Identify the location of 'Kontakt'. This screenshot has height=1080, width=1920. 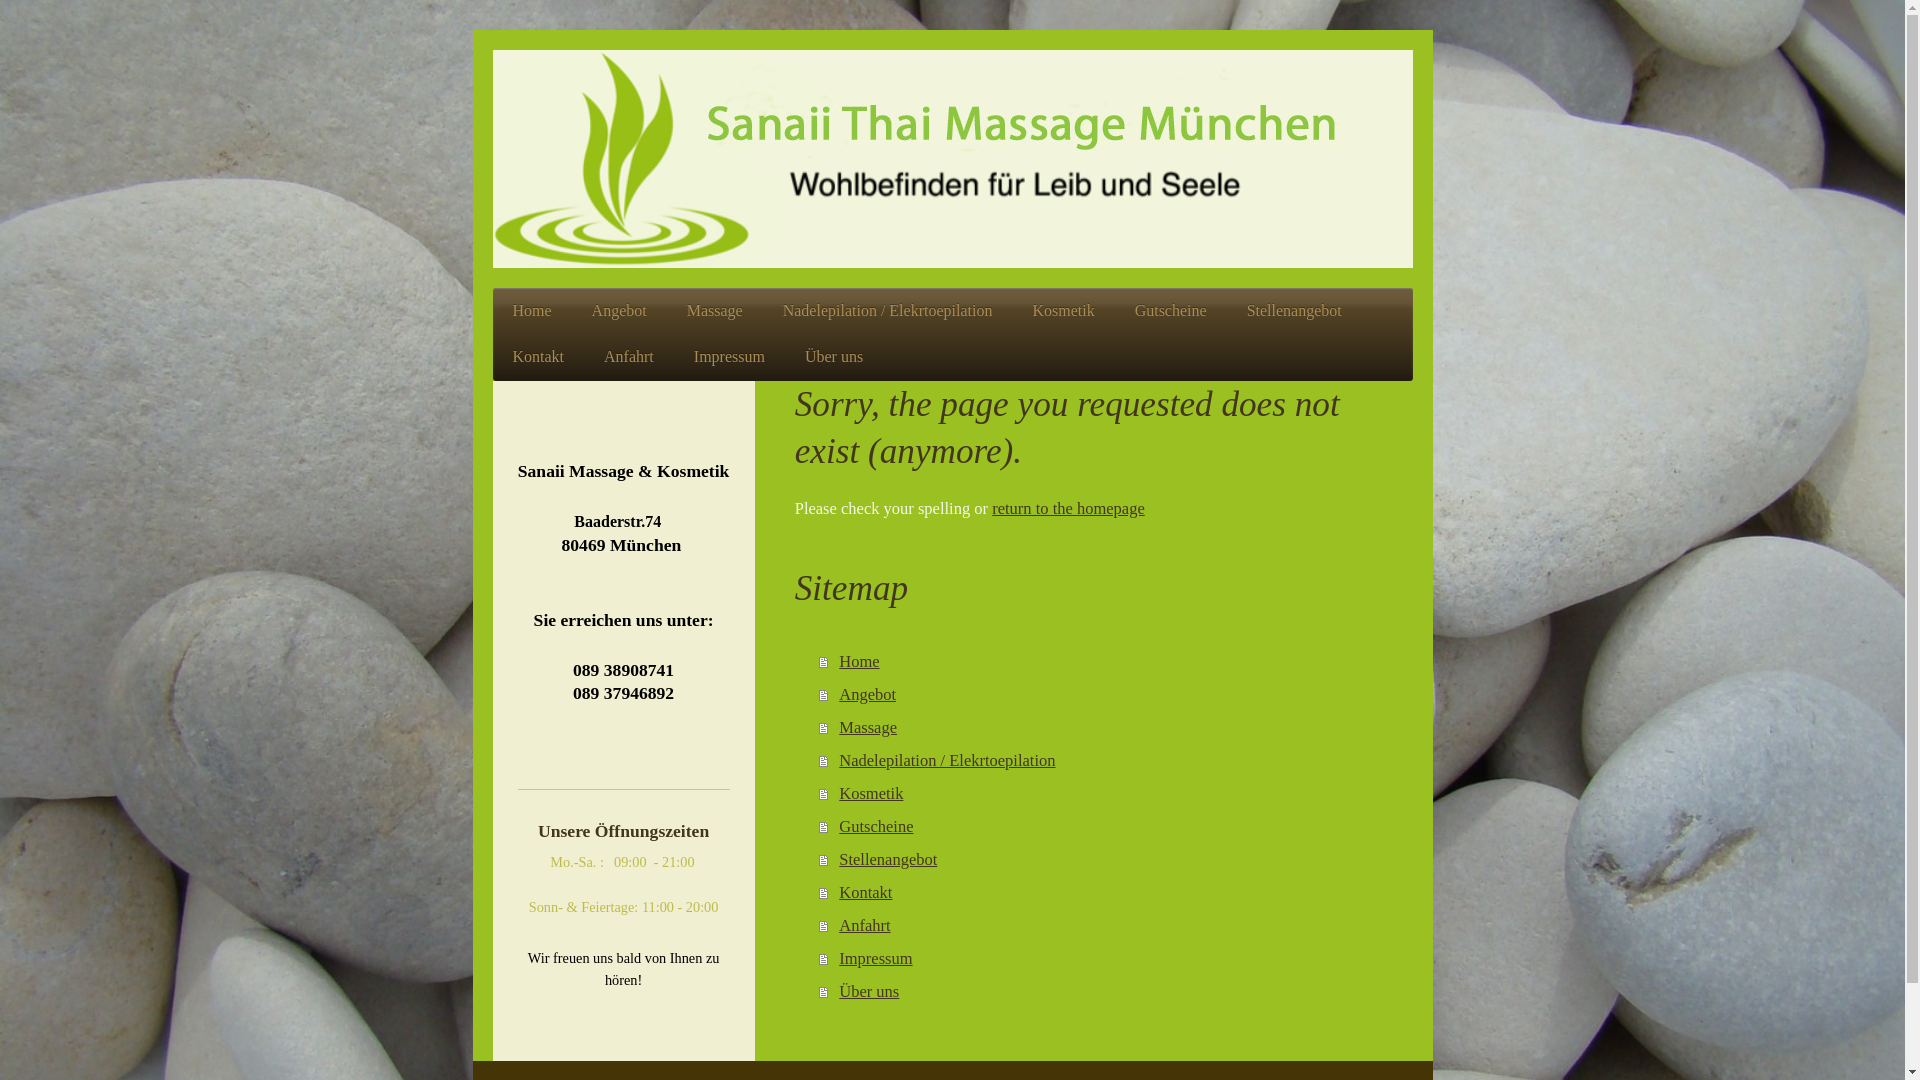
(537, 356).